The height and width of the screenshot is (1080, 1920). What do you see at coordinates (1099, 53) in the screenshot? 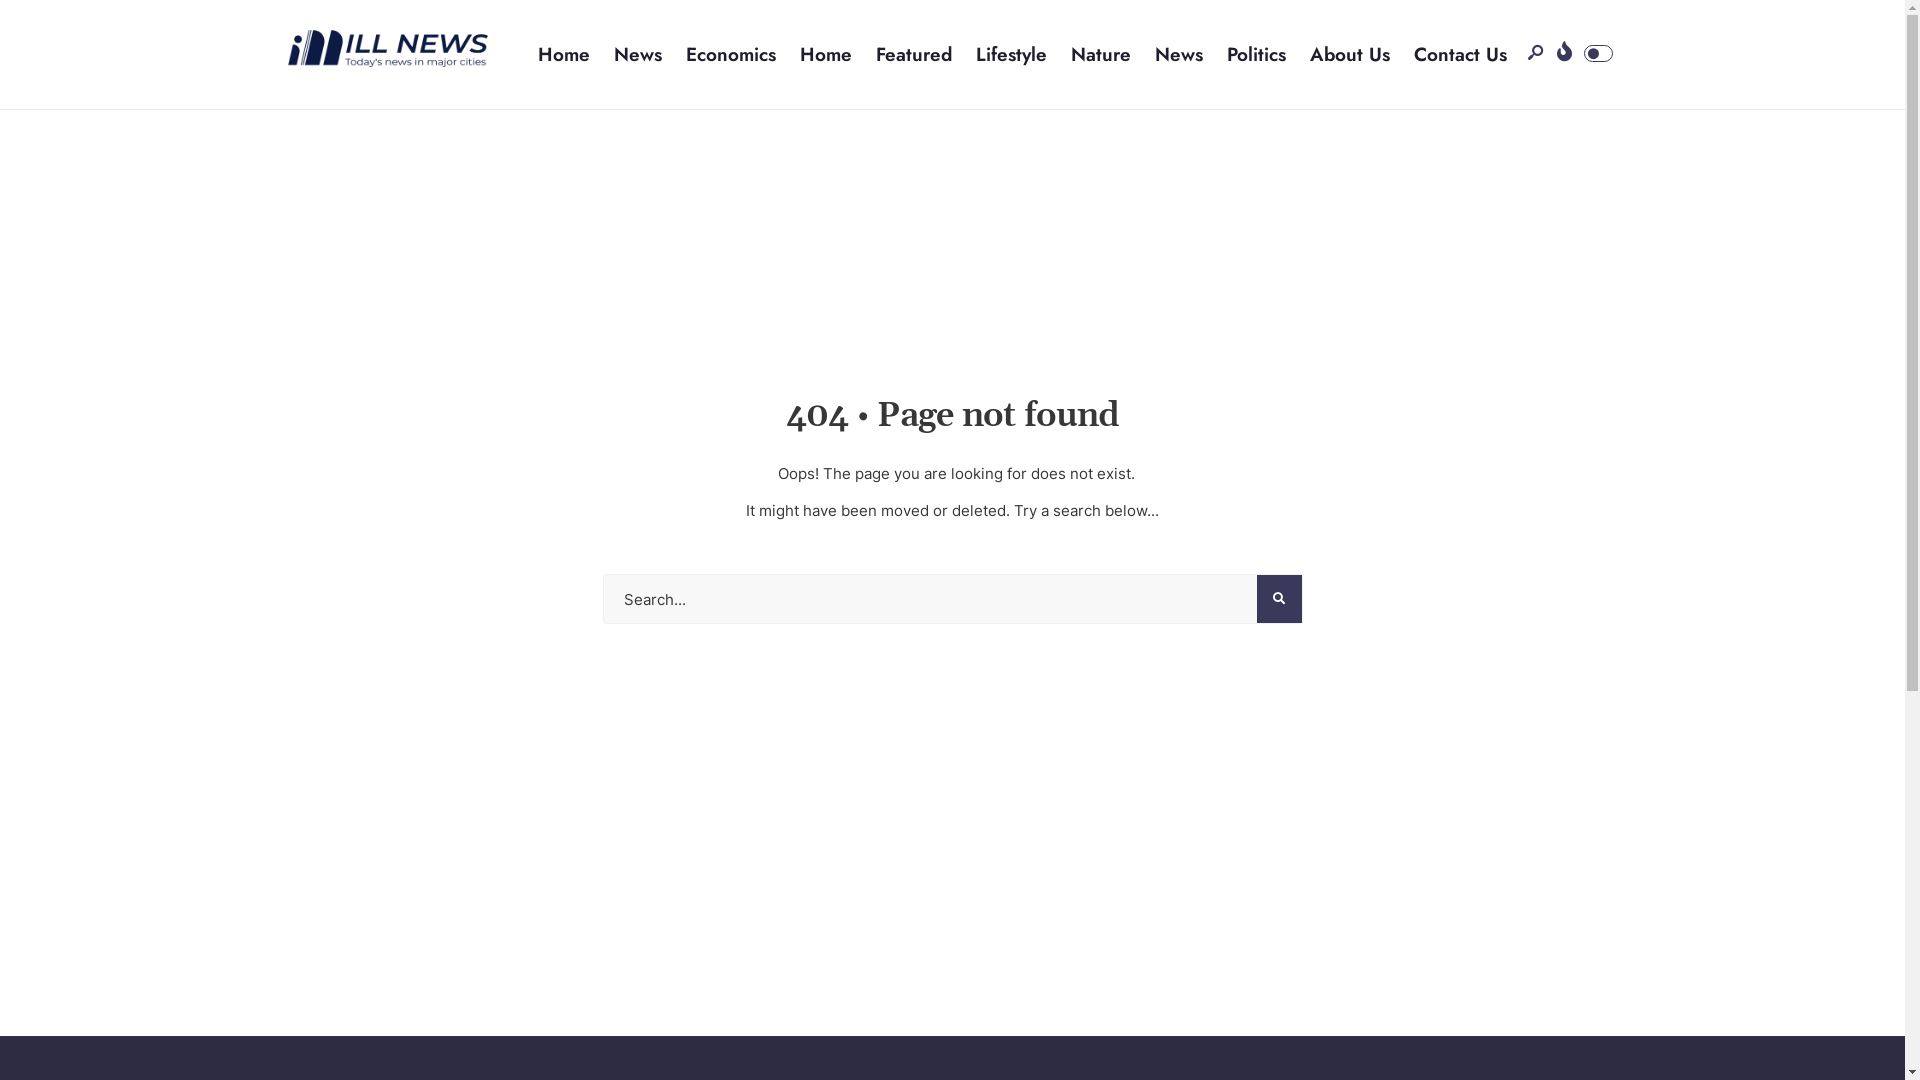
I see `'Nature'` at bounding box center [1099, 53].